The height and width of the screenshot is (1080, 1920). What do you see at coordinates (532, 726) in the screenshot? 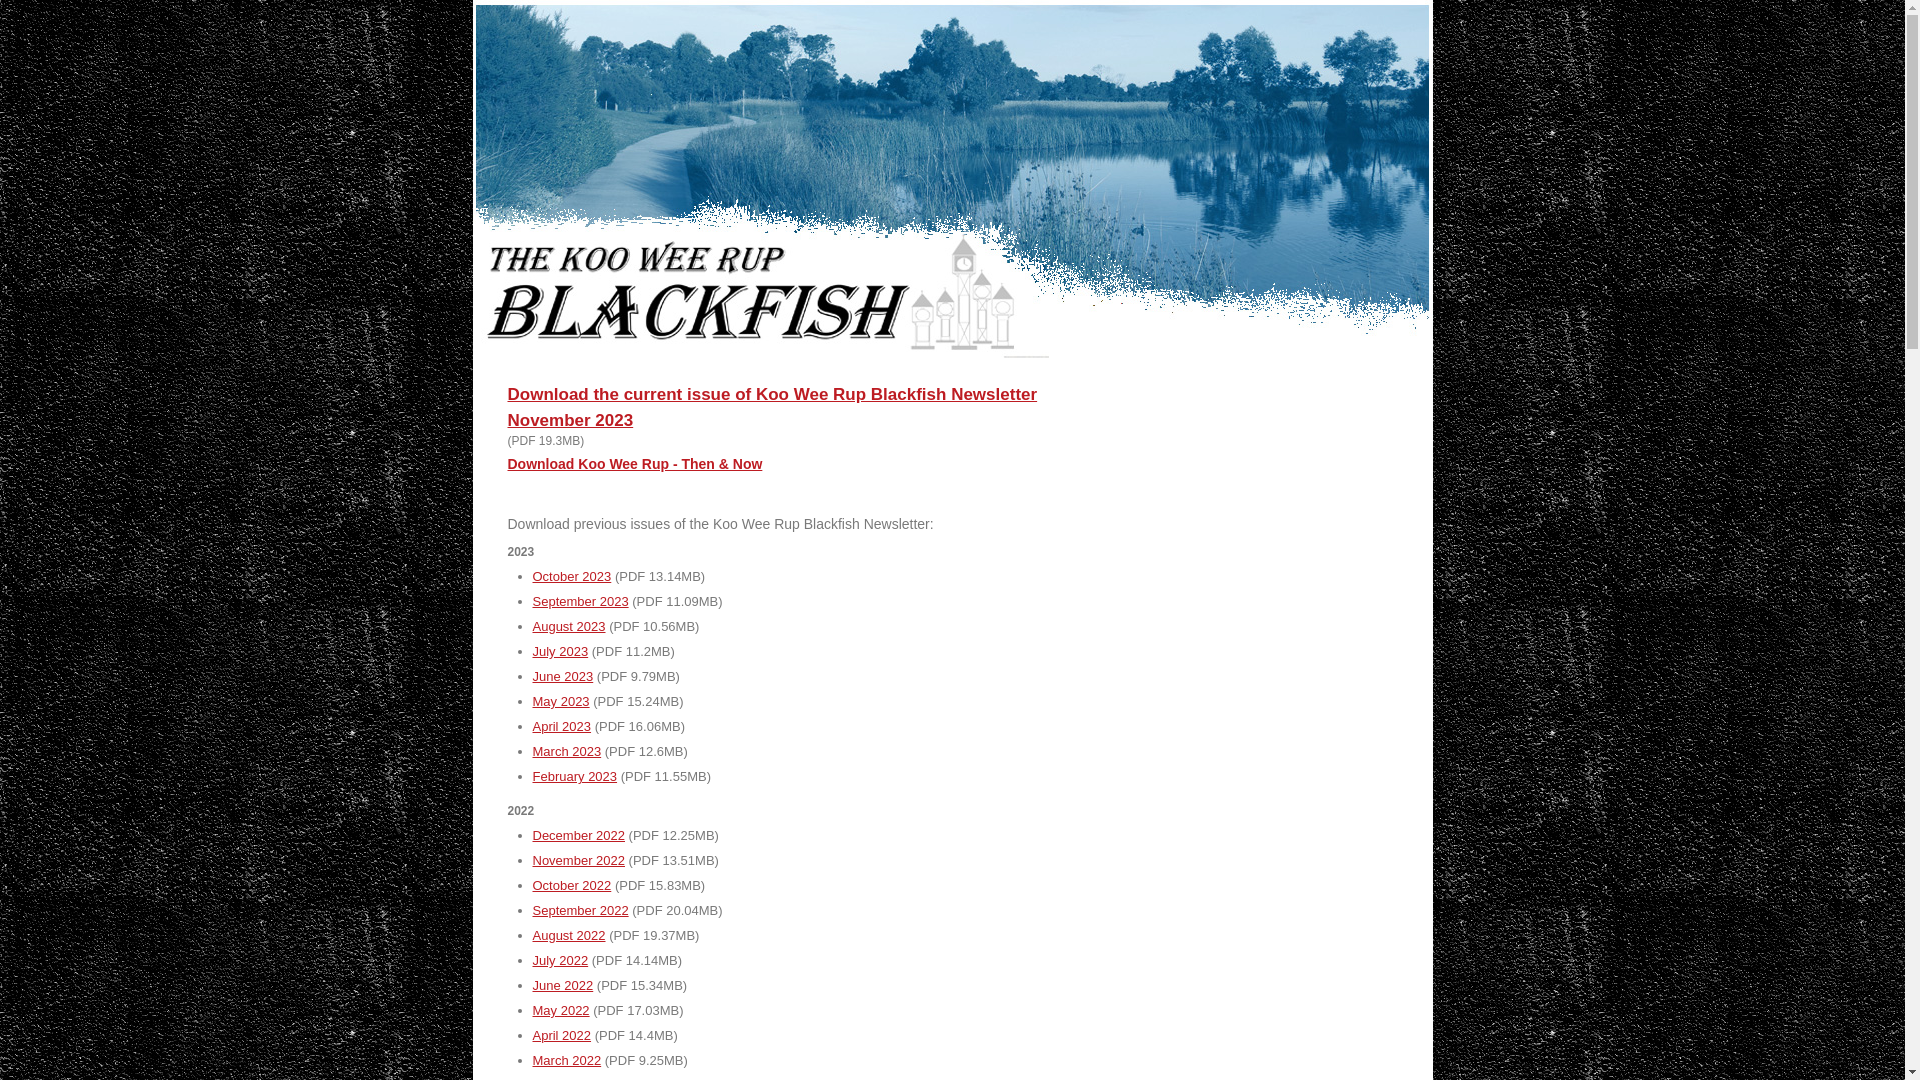
I see `'April 2023'` at bounding box center [532, 726].